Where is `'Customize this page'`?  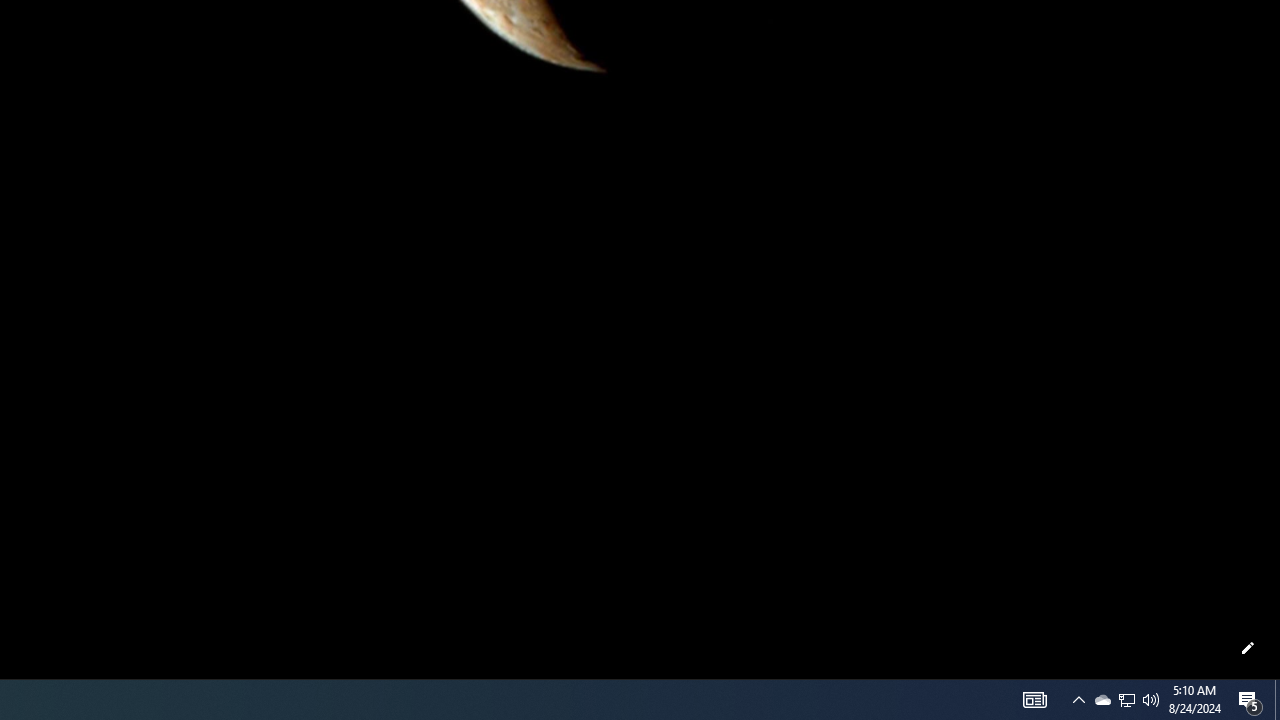
'Customize this page' is located at coordinates (1247, 648).